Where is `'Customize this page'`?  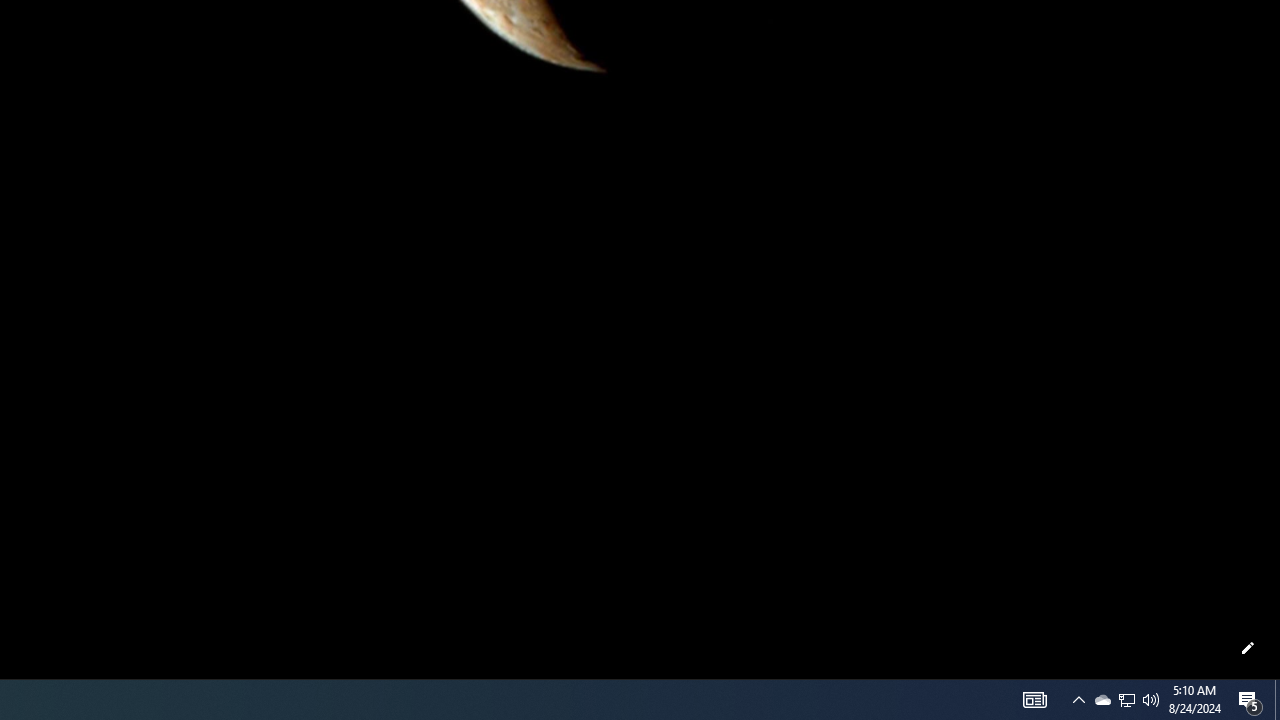
'Customize this page' is located at coordinates (1247, 648).